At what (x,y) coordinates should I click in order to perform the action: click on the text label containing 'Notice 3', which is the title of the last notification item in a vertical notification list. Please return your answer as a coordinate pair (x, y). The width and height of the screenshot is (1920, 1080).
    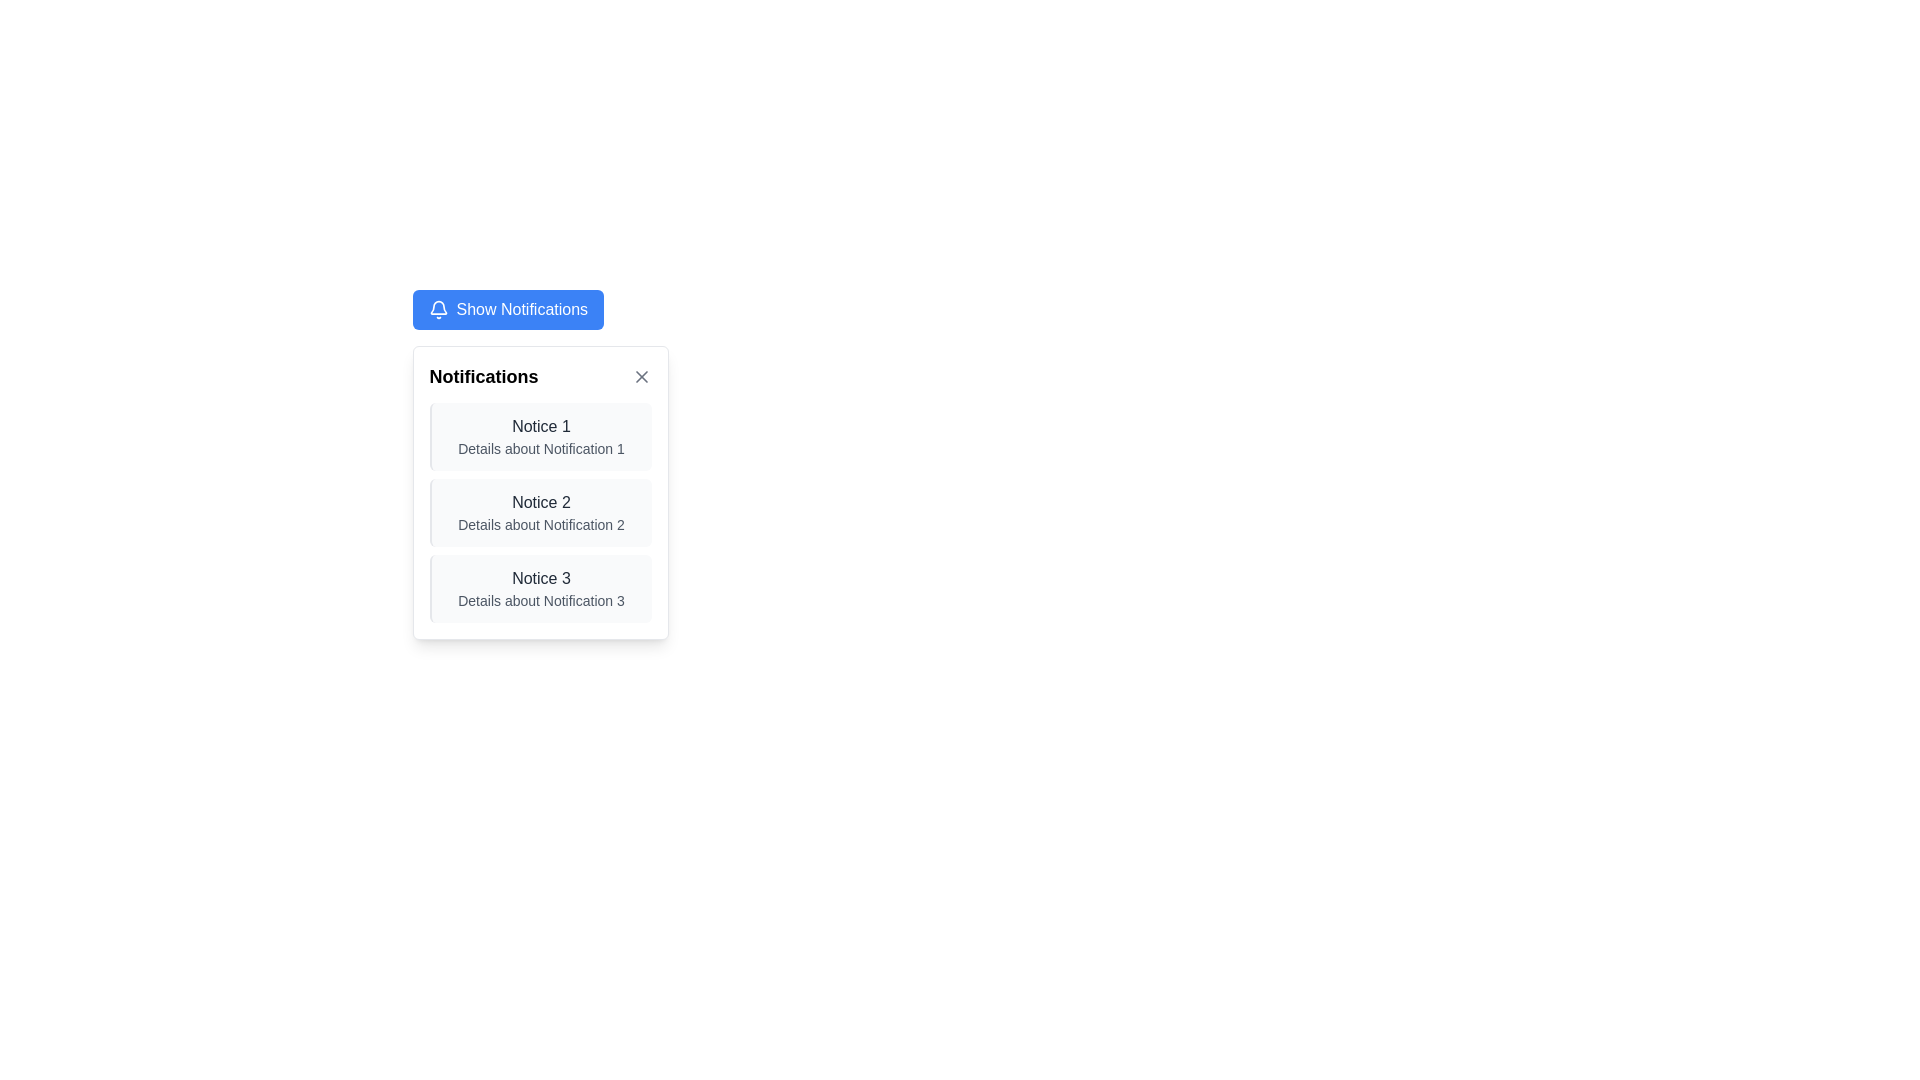
    Looking at the image, I should click on (541, 578).